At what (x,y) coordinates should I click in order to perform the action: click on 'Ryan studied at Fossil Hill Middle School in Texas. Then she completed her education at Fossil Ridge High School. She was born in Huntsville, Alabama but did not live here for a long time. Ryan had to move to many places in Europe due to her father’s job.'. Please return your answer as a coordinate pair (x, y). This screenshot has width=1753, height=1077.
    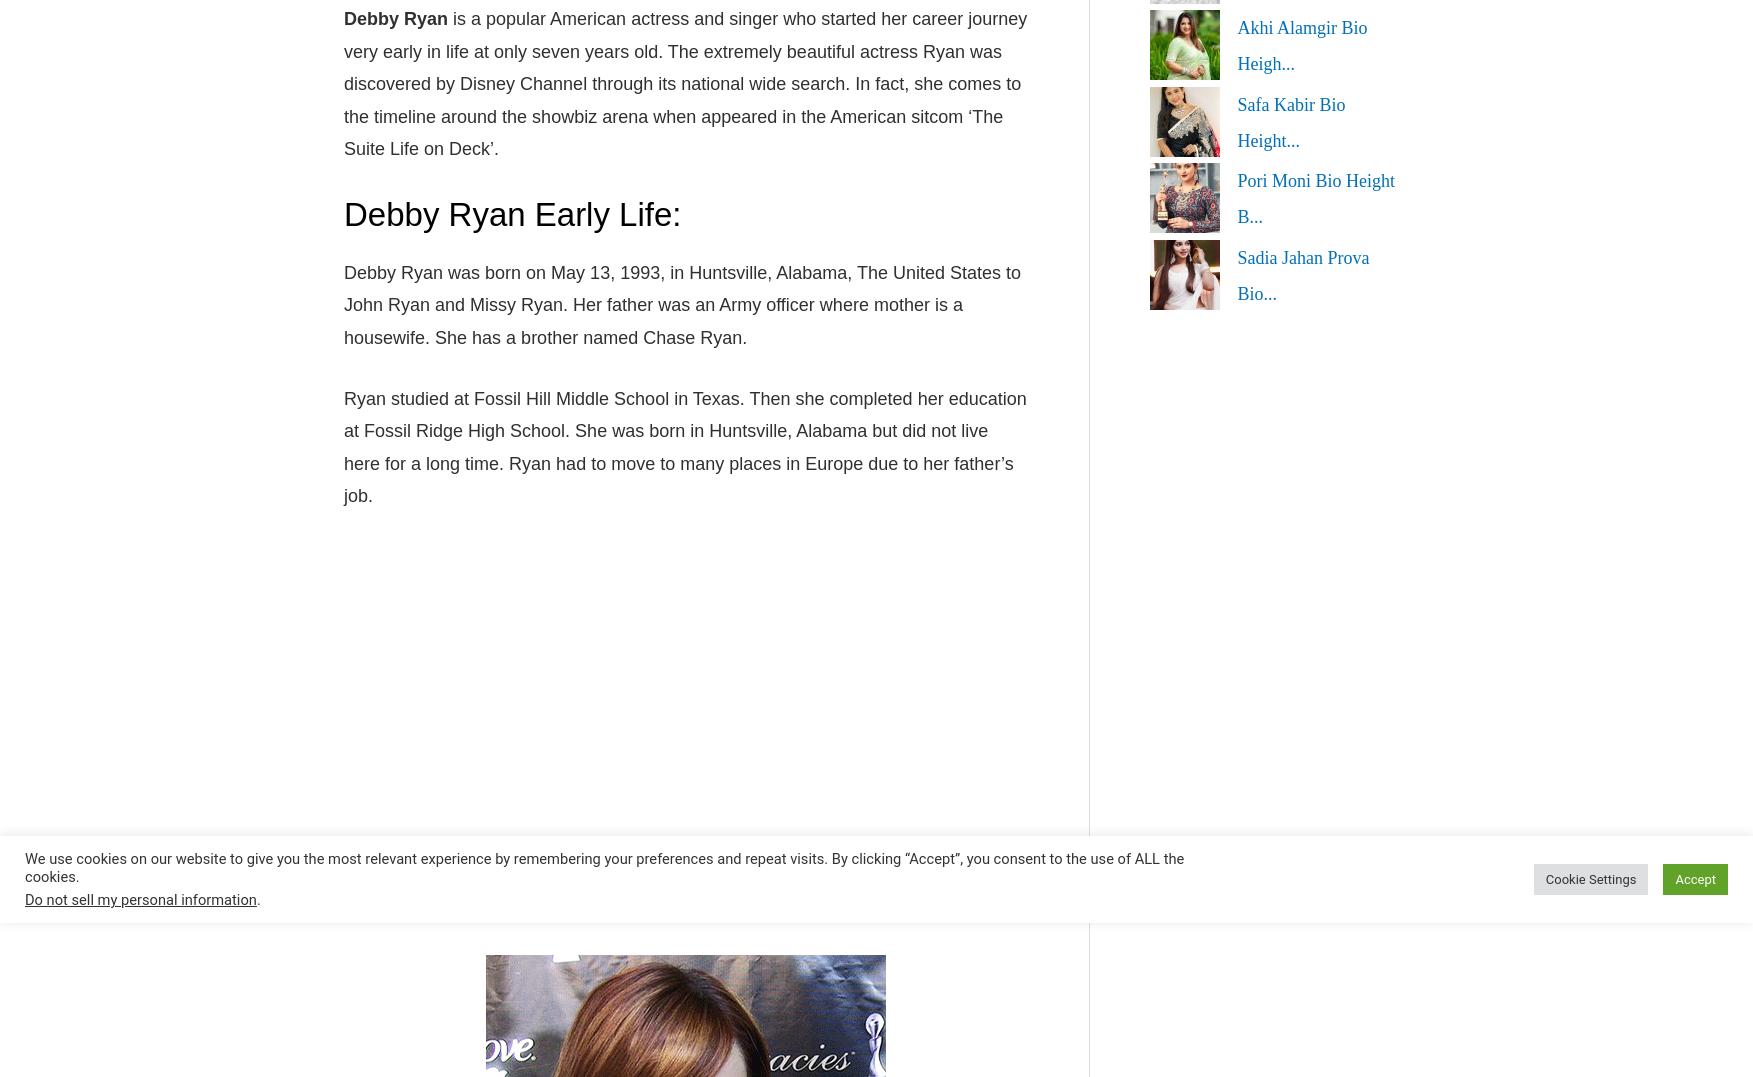
    Looking at the image, I should click on (343, 446).